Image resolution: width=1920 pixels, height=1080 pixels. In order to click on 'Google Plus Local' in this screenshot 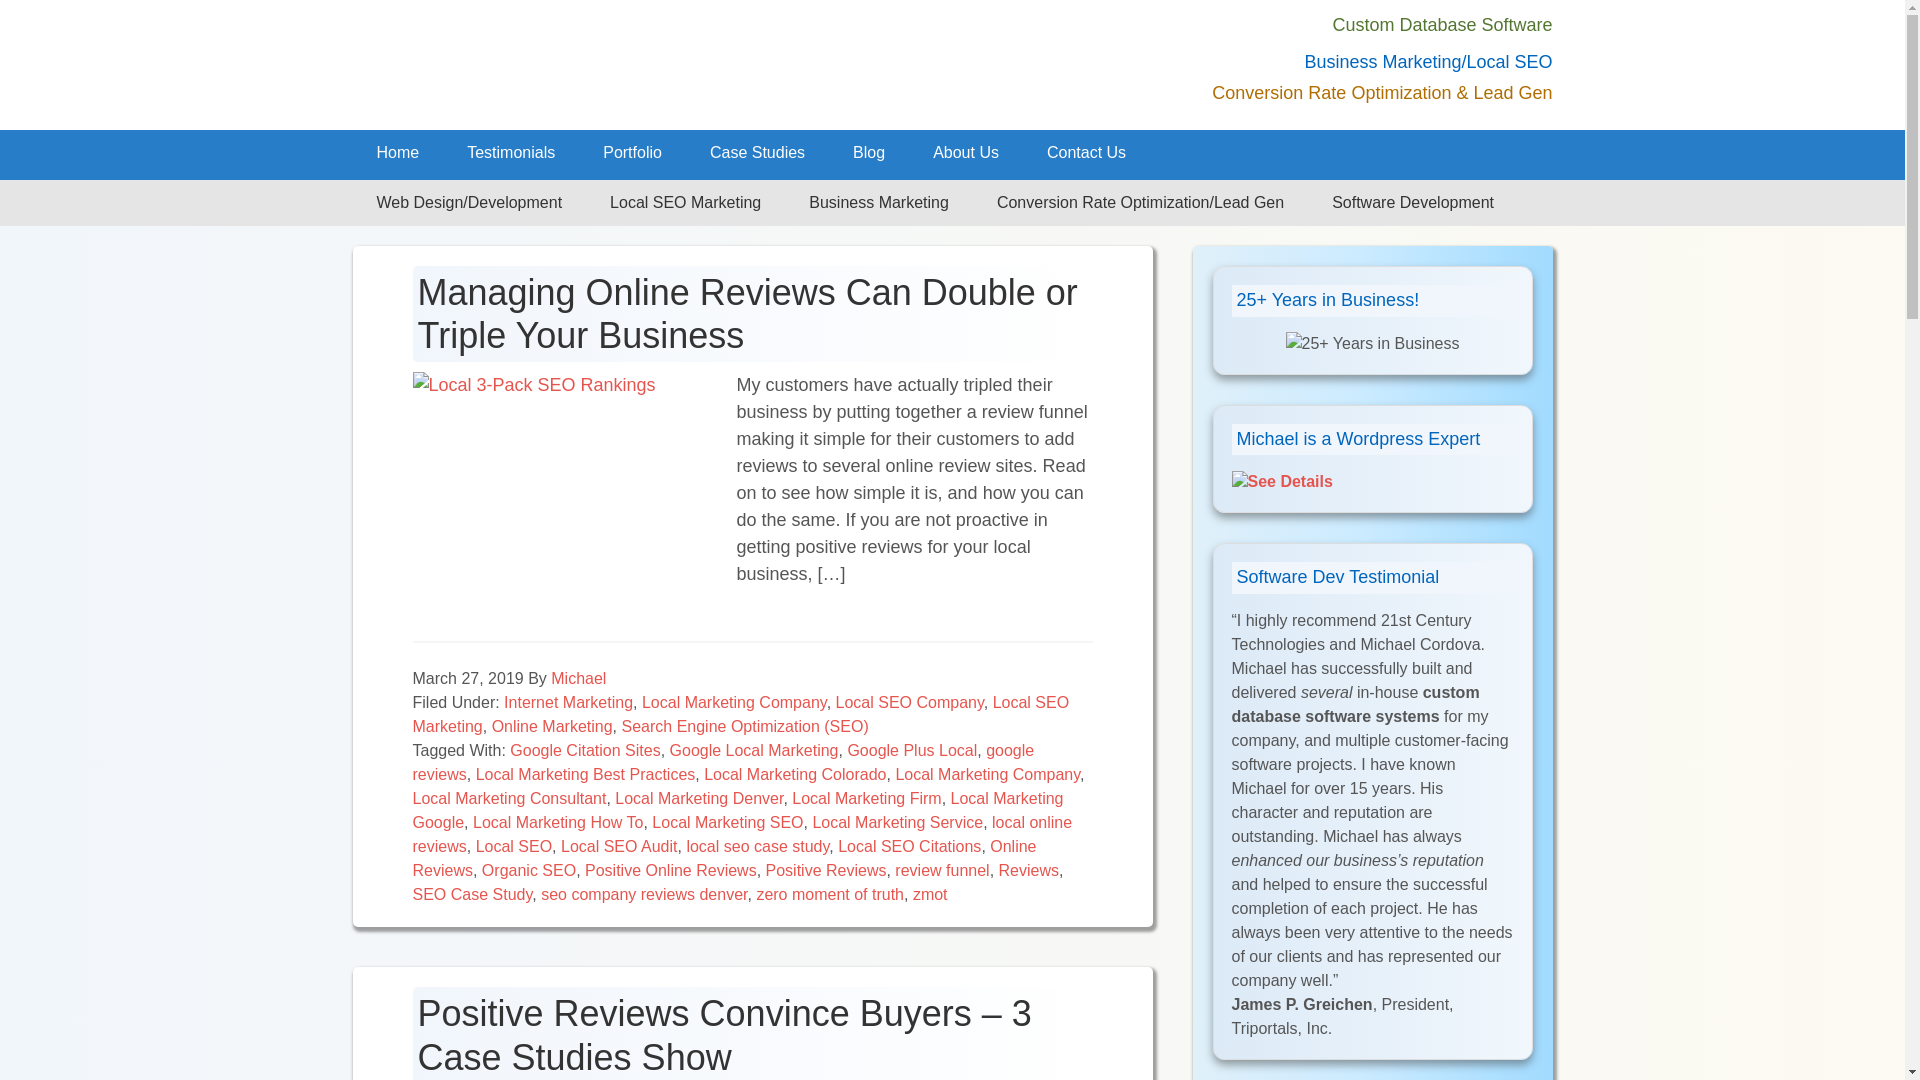, I will do `click(911, 750)`.